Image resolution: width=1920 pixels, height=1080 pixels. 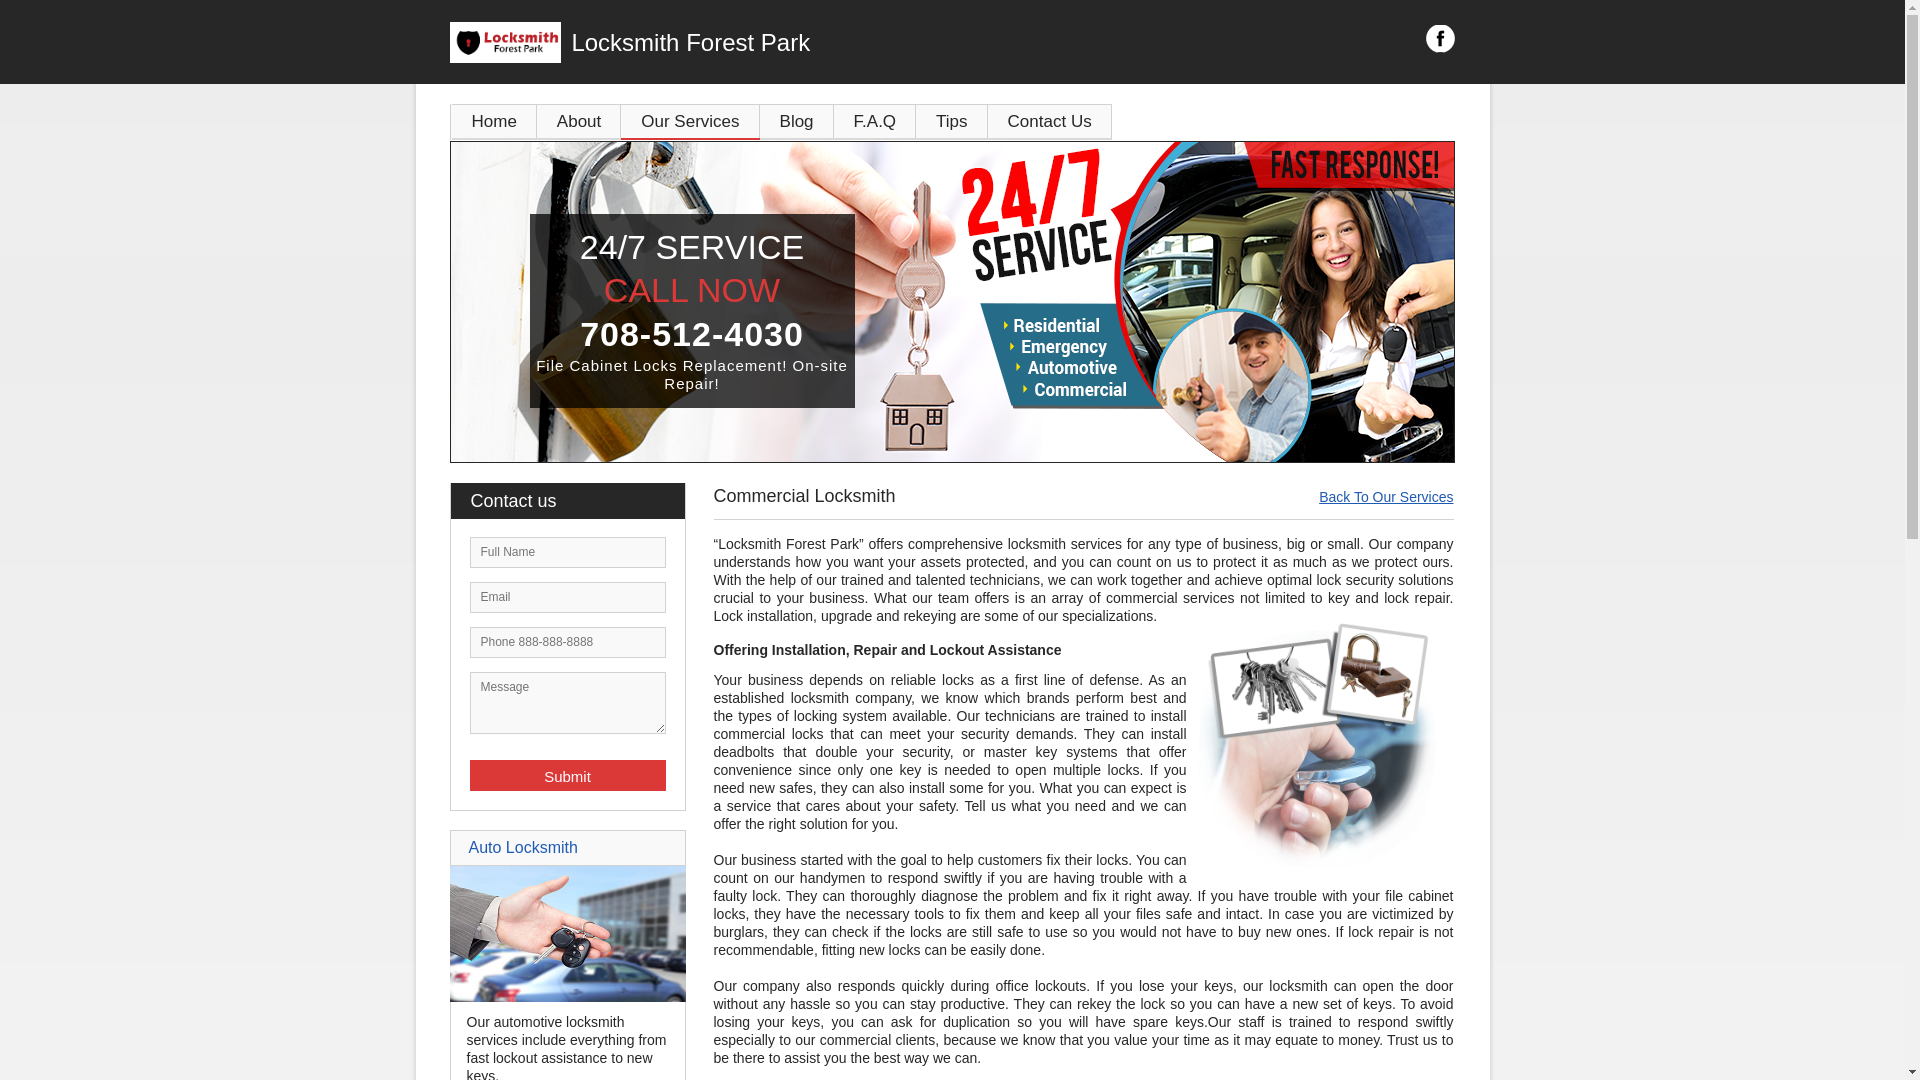 I want to click on 'Auto Locksmith', so click(x=566, y=996).